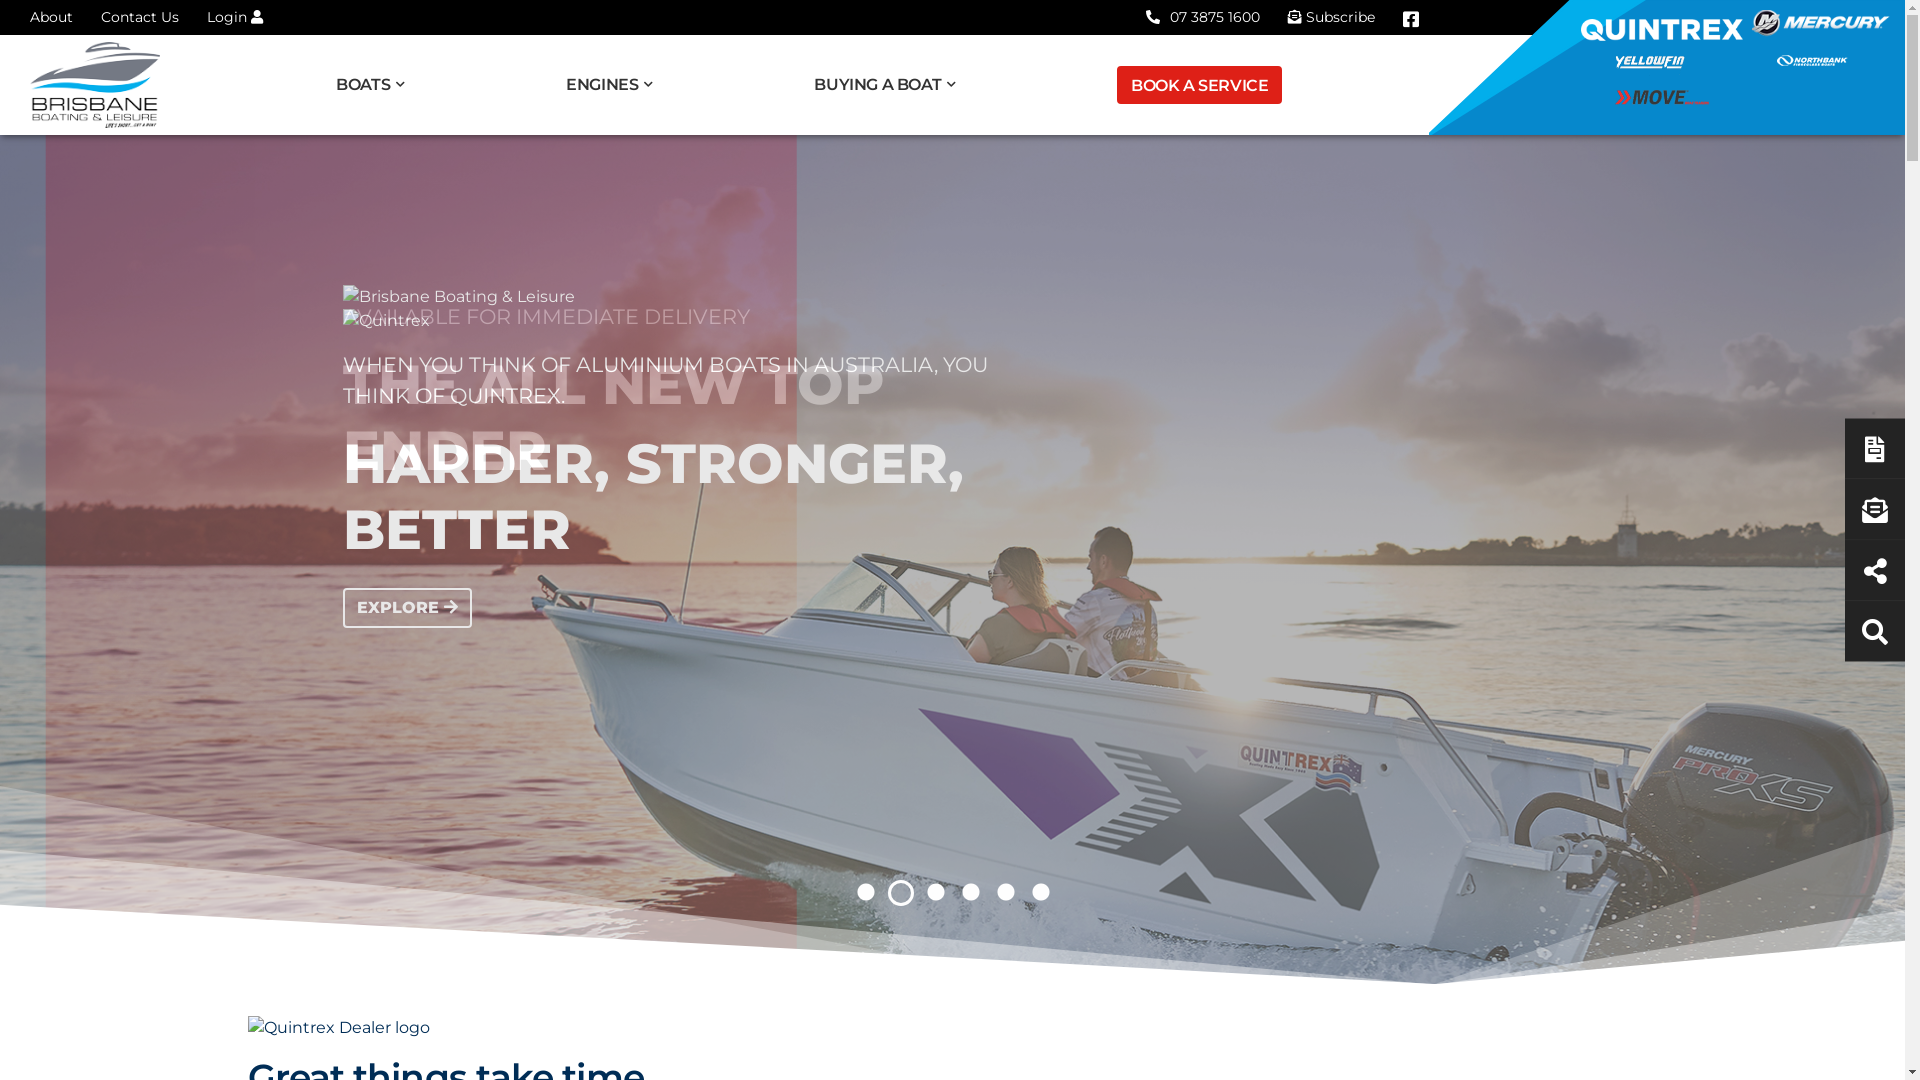  Describe the element at coordinates (1331, 16) in the screenshot. I see `'Subscribe'` at that location.